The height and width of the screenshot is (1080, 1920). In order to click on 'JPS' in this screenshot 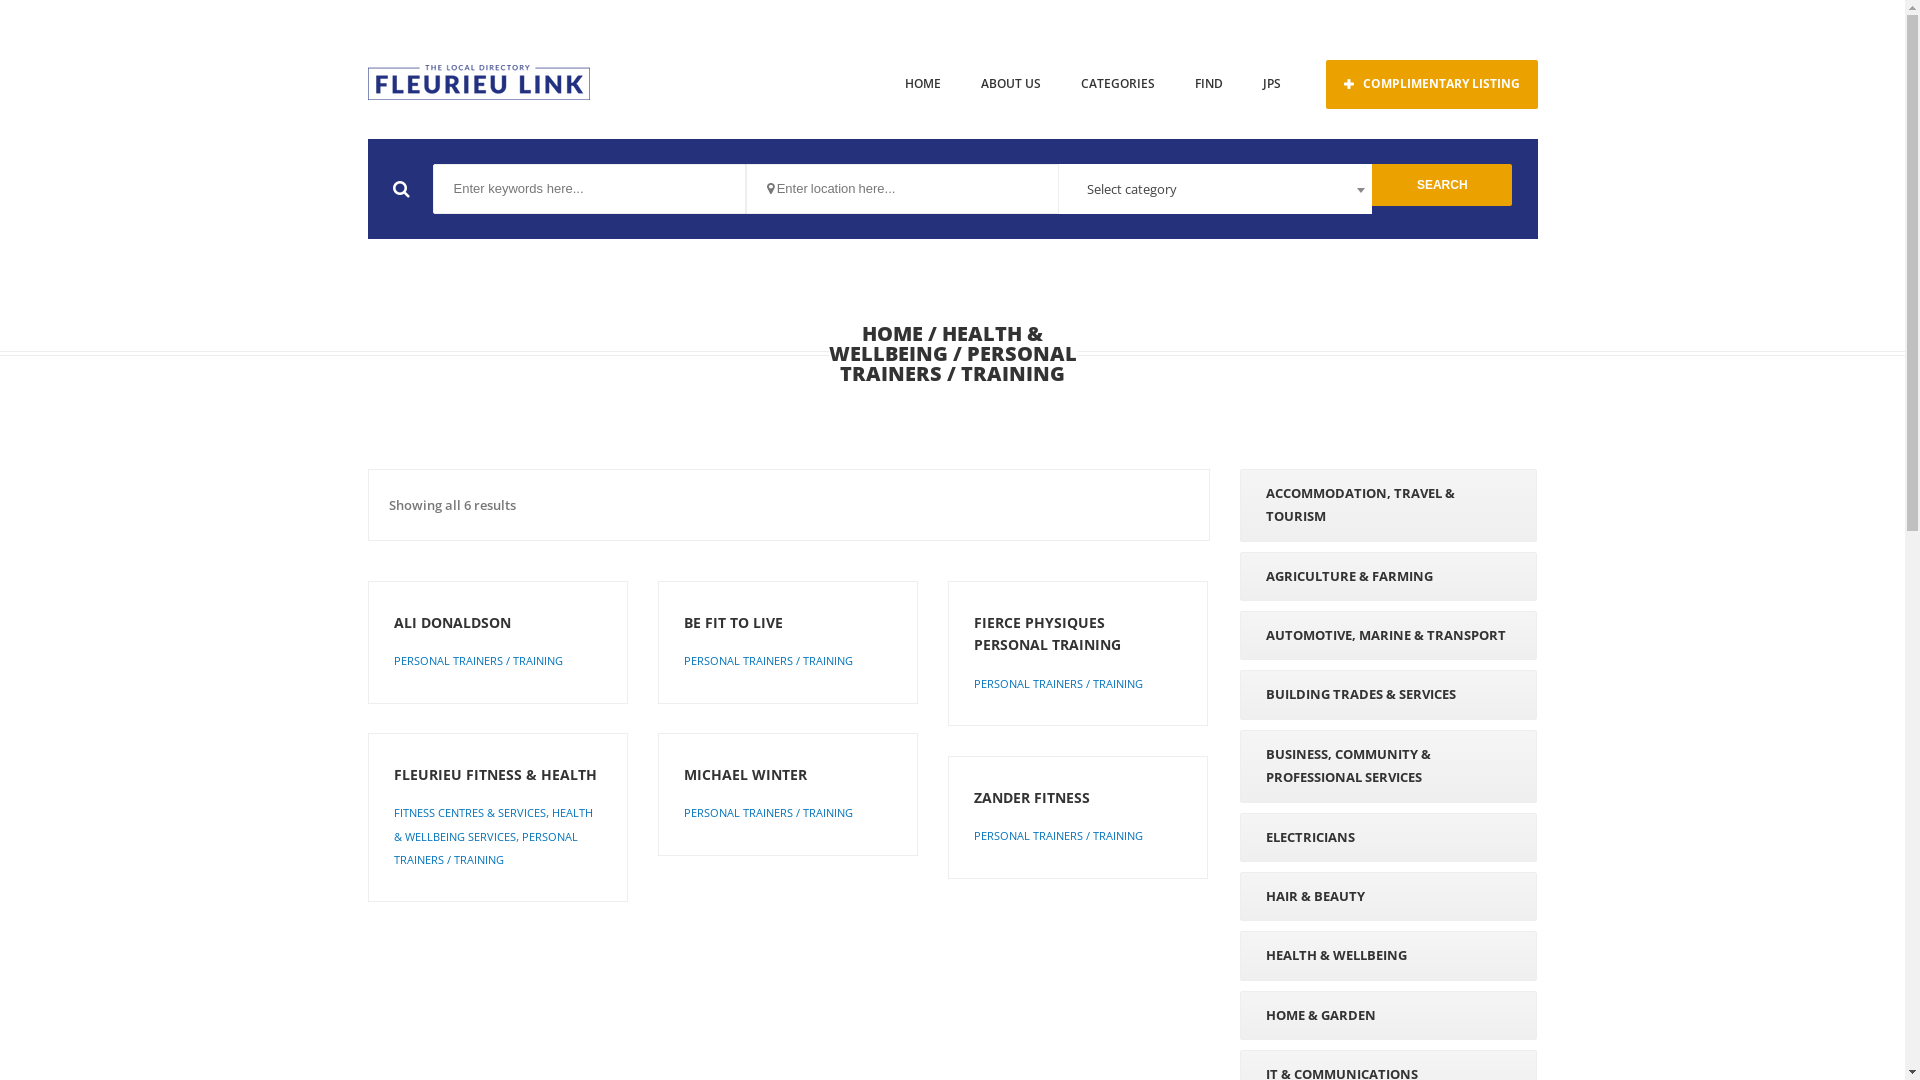, I will do `click(1270, 83)`.